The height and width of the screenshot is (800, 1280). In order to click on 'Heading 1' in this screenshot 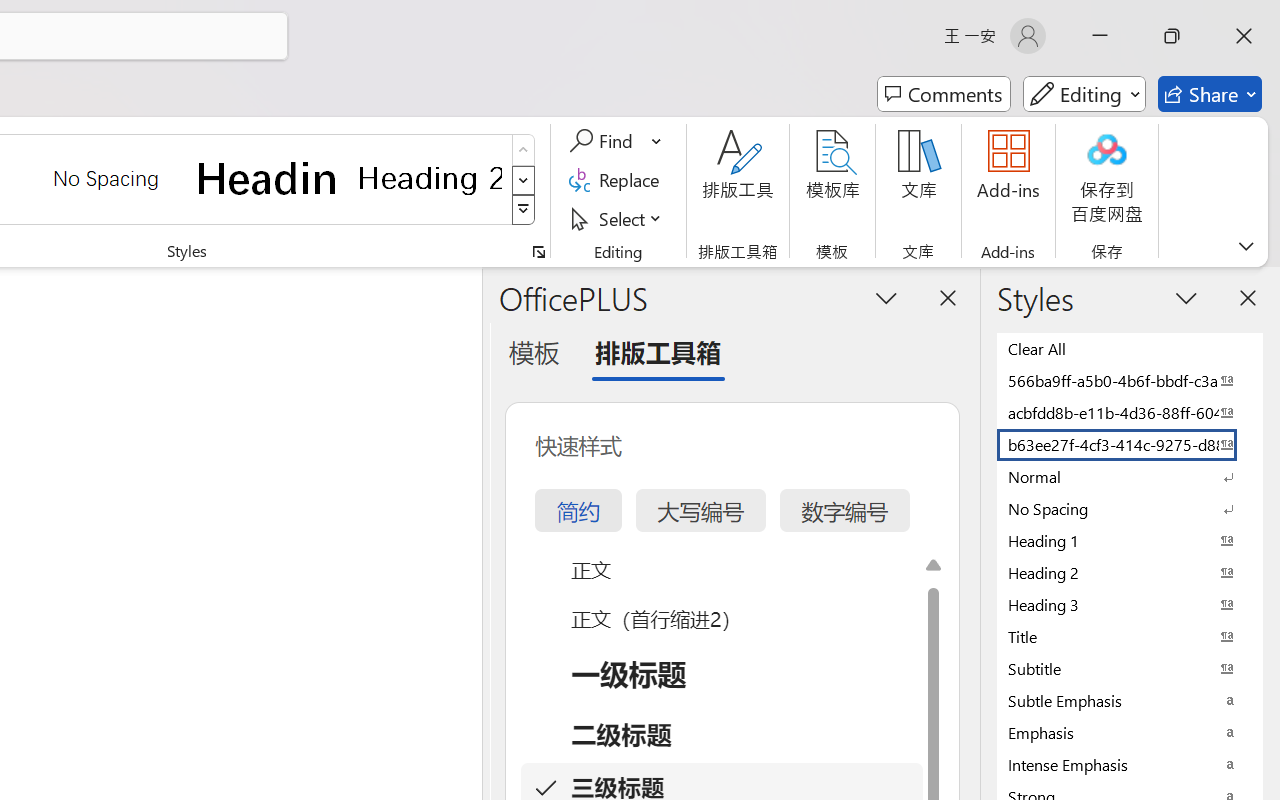, I will do `click(267, 177)`.